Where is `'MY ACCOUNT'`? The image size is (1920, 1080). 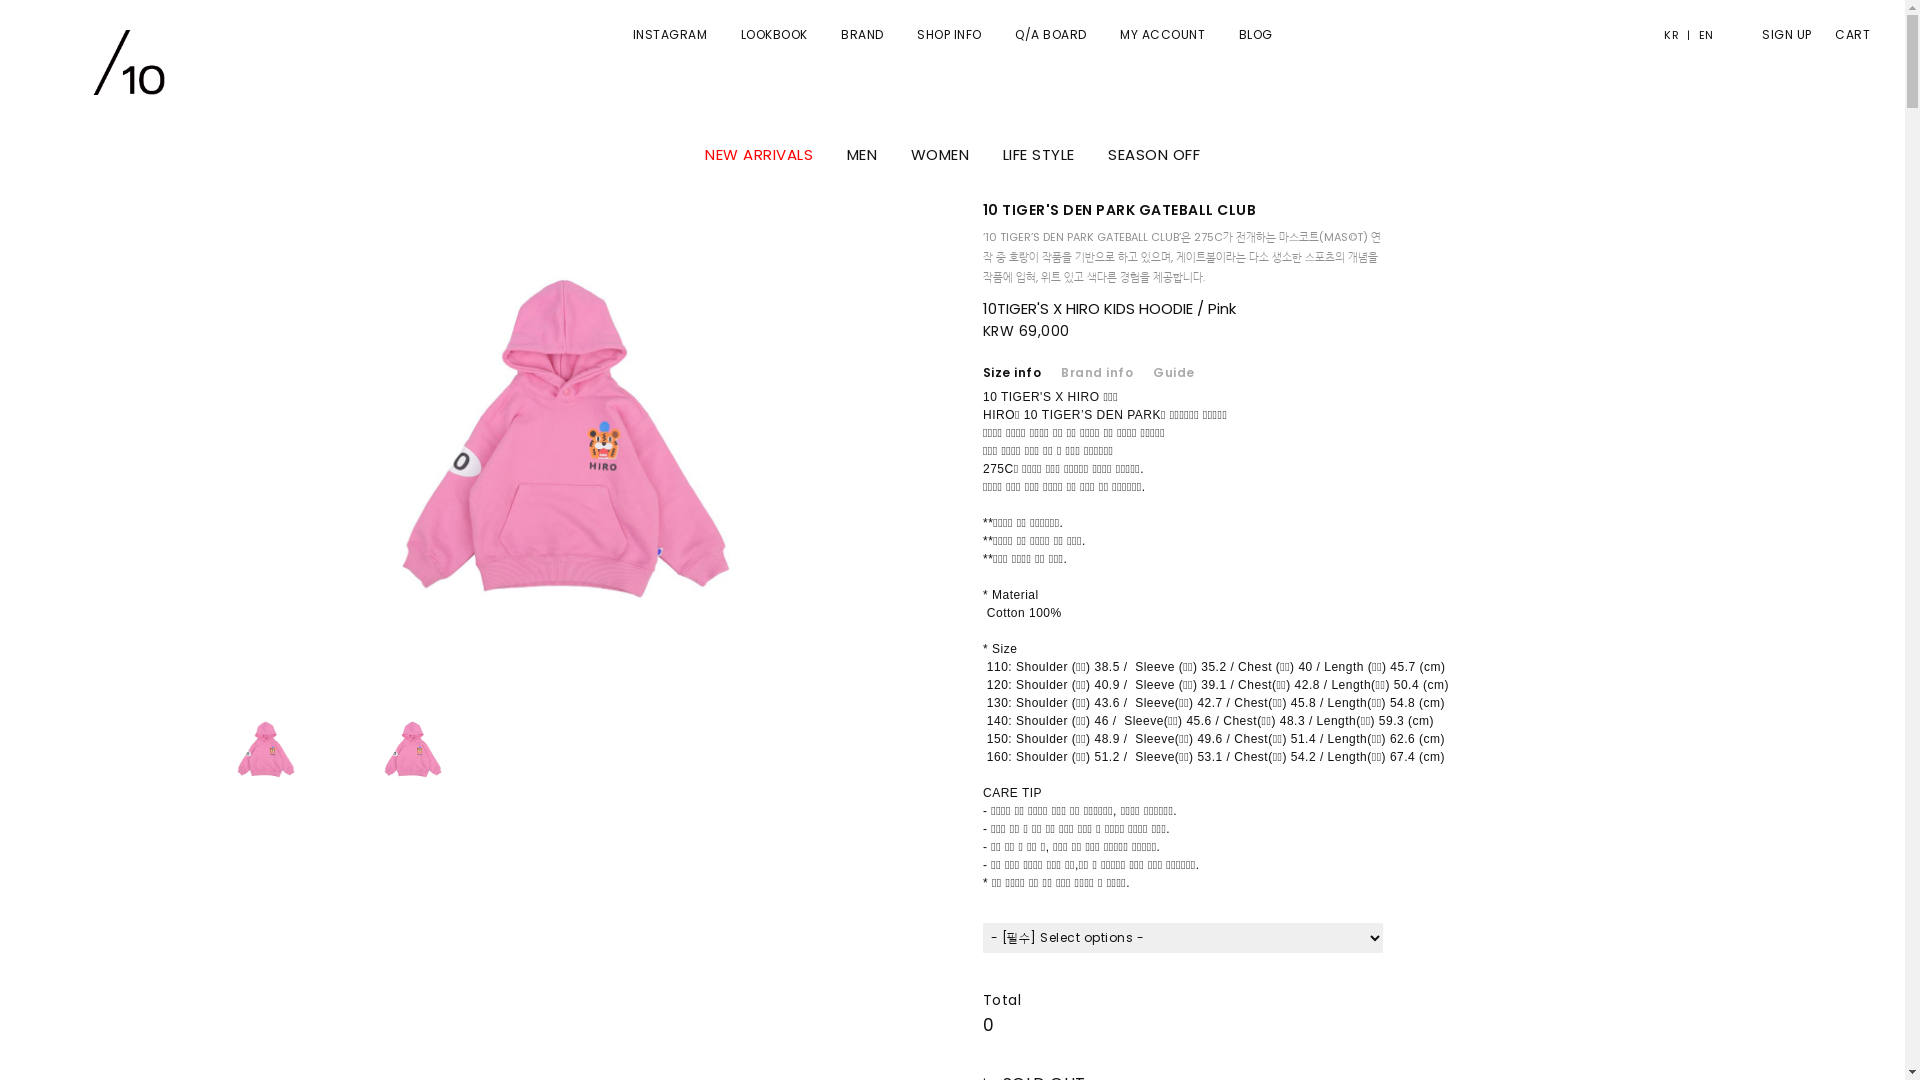
'MY ACCOUNT' is located at coordinates (1162, 34).